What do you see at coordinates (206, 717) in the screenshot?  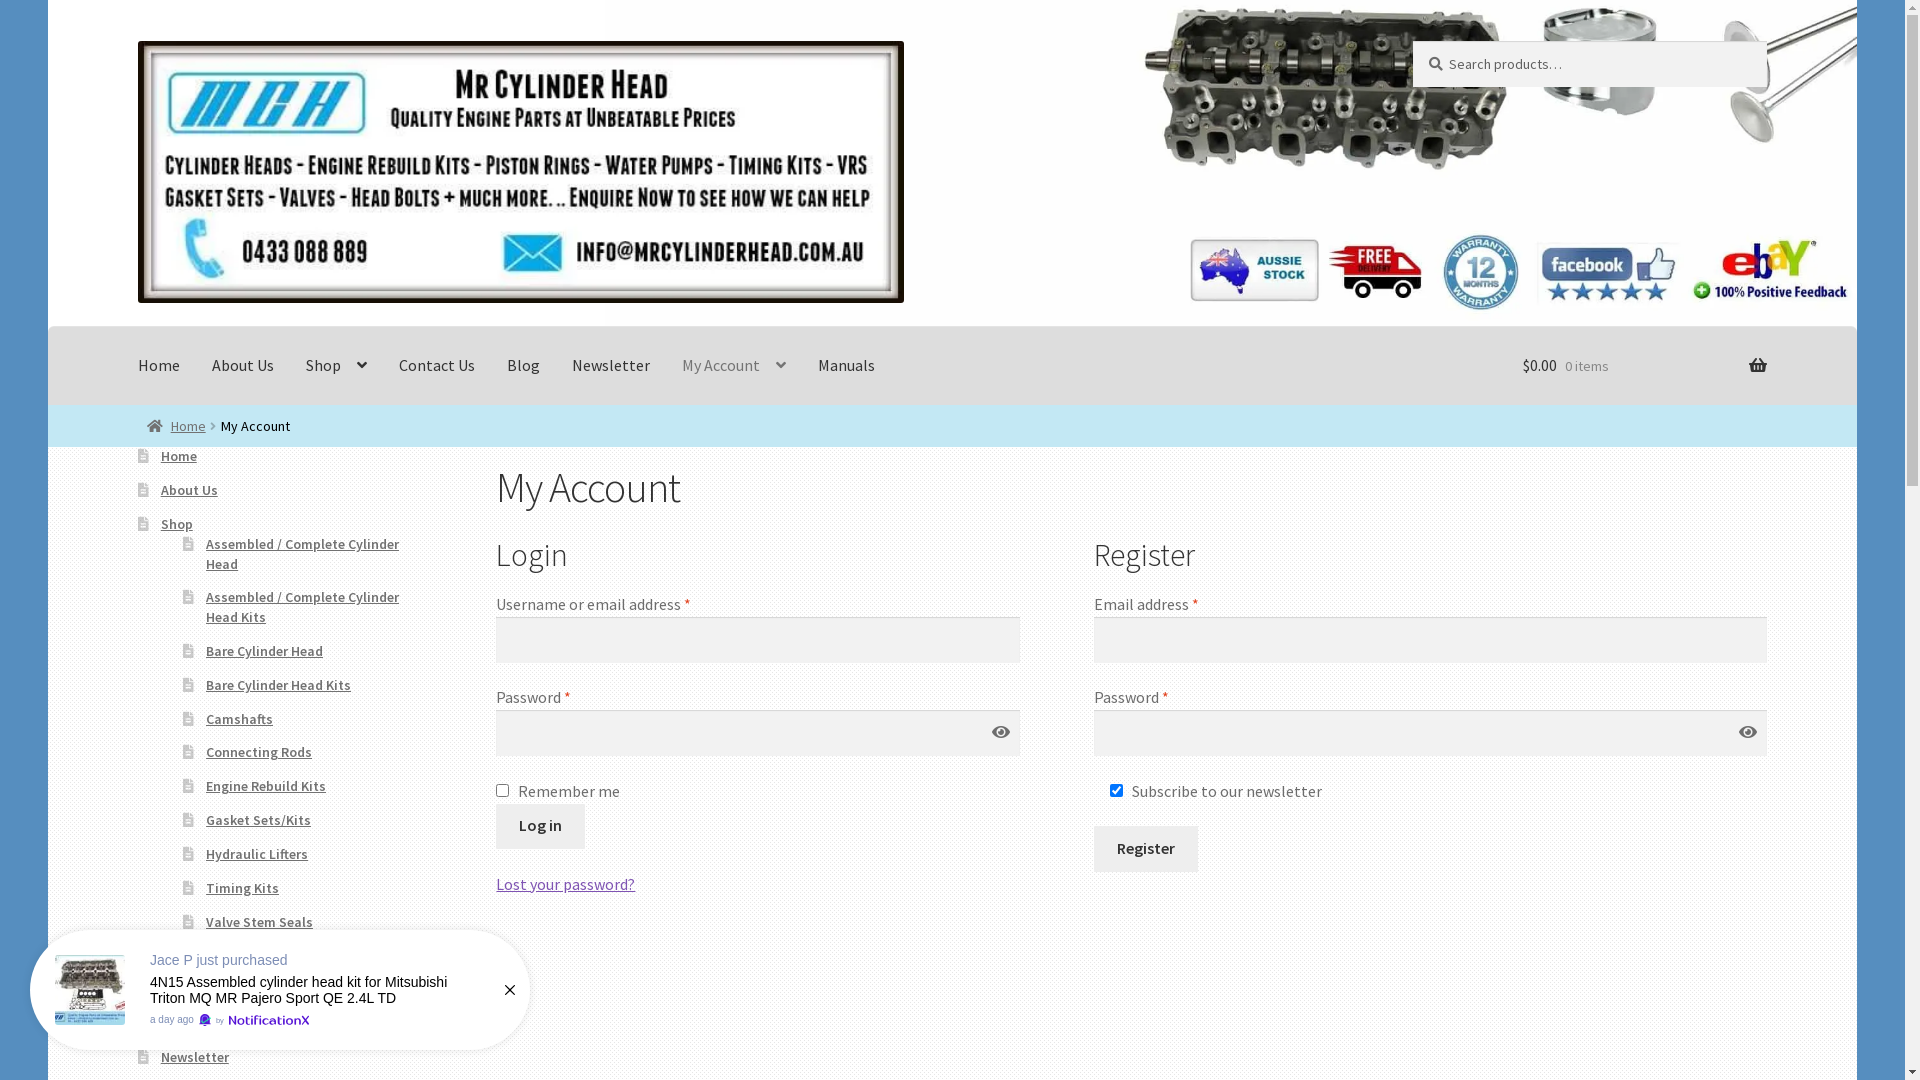 I see `'Camshafts'` at bounding box center [206, 717].